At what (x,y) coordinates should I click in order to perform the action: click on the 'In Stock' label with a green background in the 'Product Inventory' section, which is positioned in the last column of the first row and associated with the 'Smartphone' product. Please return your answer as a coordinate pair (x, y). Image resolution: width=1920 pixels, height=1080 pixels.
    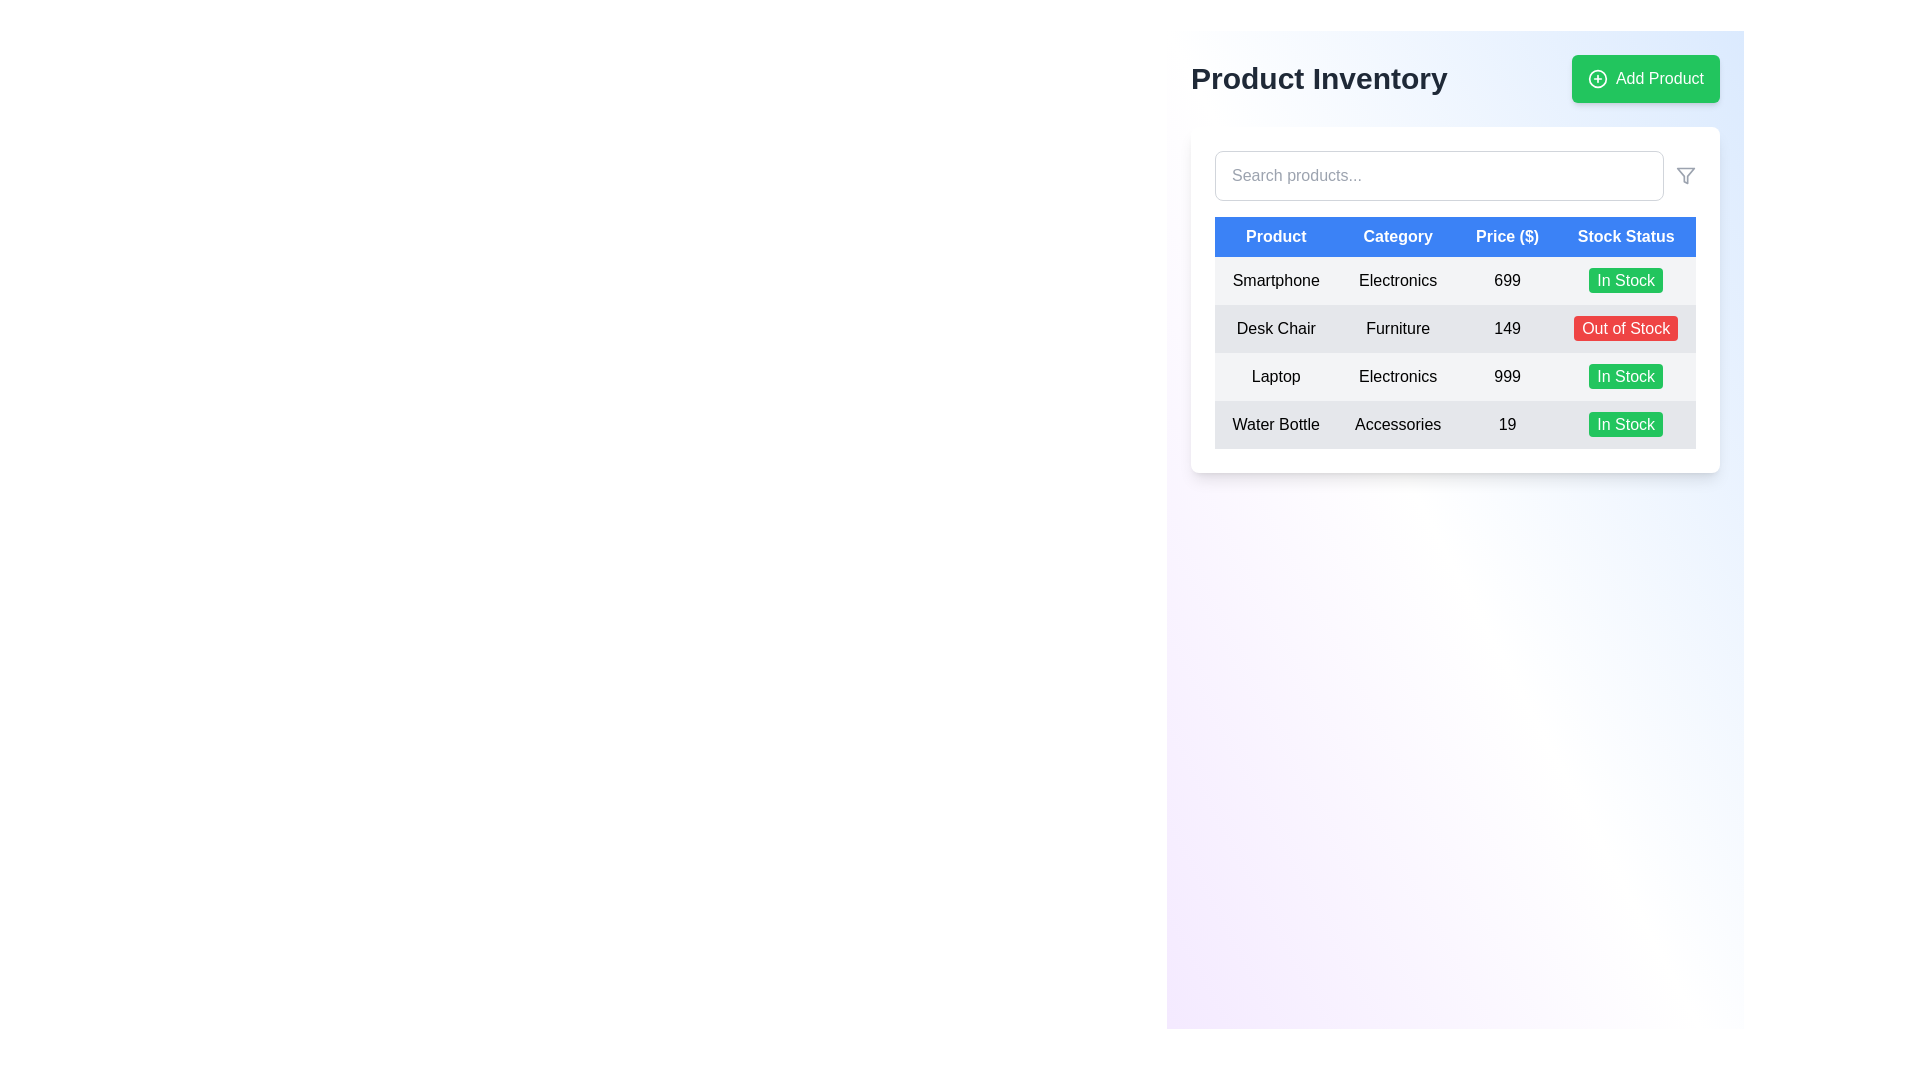
    Looking at the image, I should click on (1626, 281).